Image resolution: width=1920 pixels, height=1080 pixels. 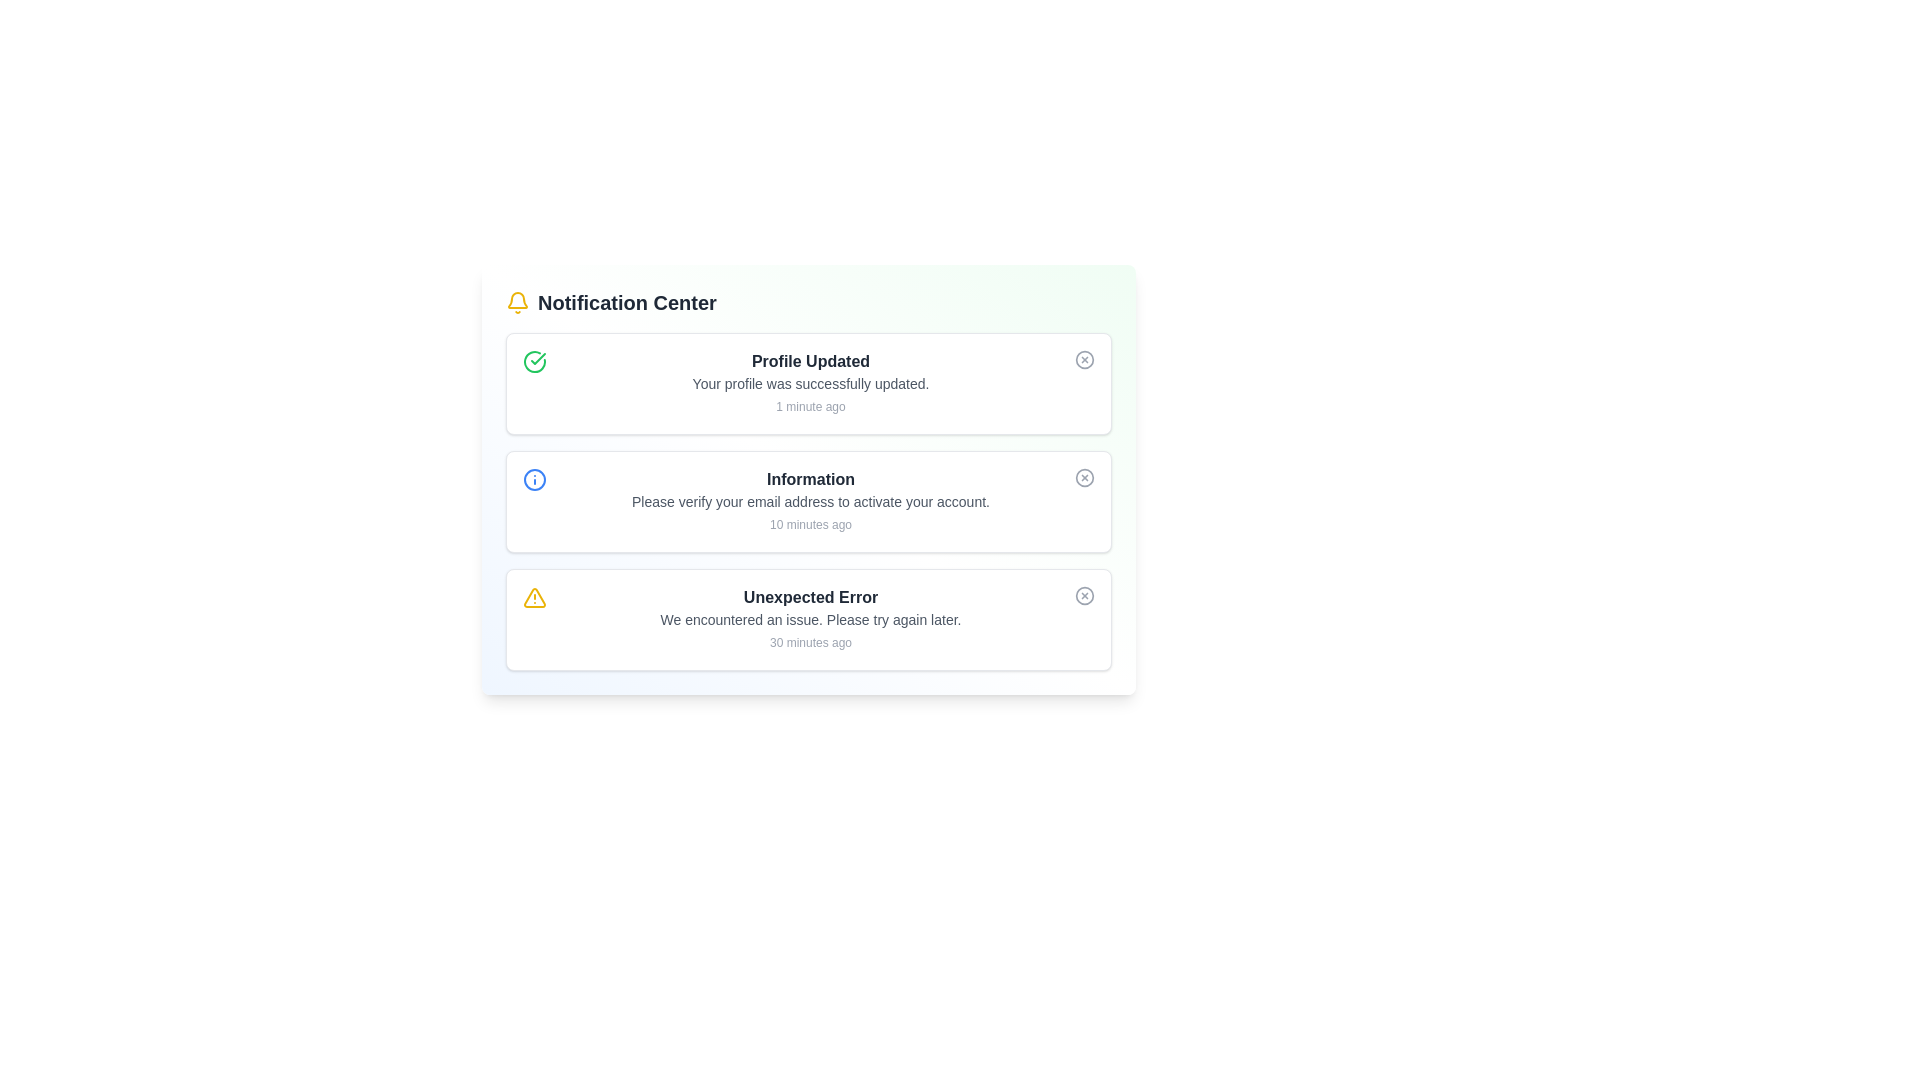 What do you see at coordinates (1083, 358) in the screenshot?
I see `the close button for the alert titled 'Profile Updated'` at bounding box center [1083, 358].